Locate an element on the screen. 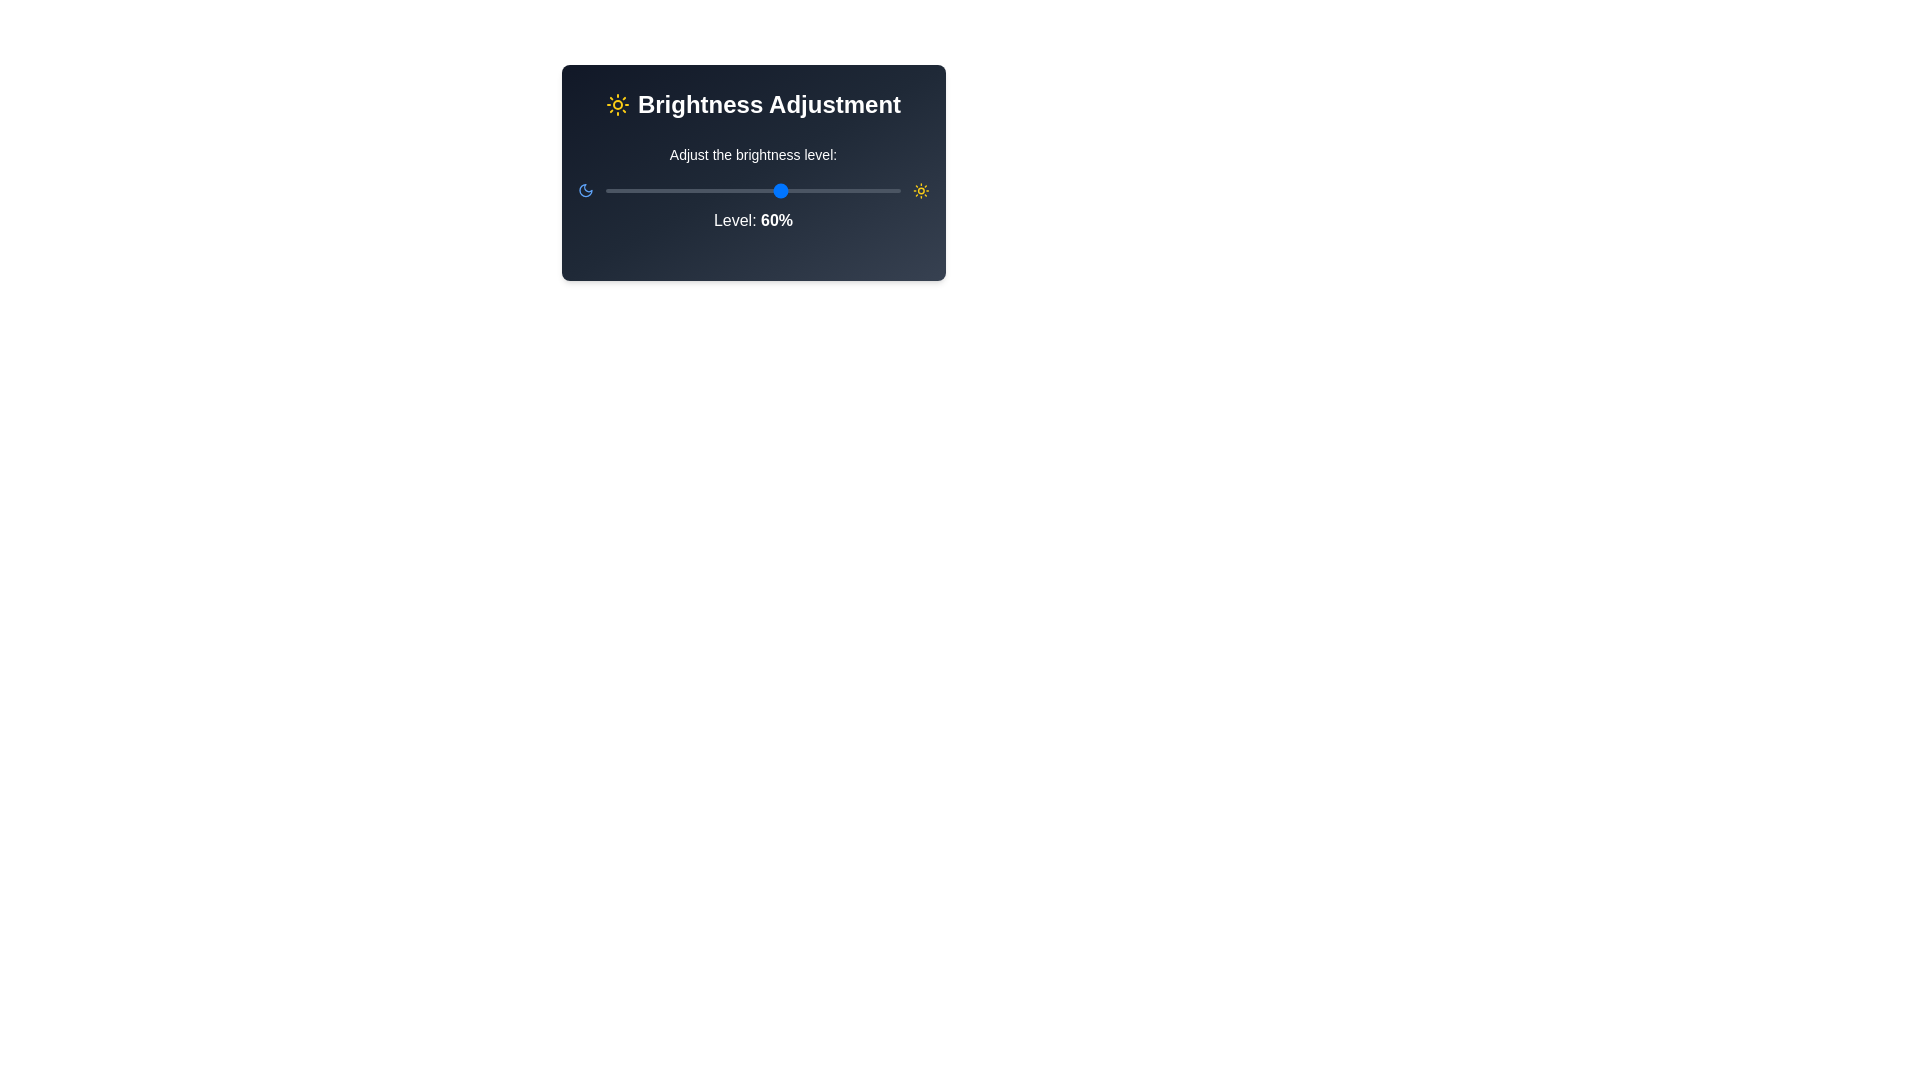 The width and height of the screenshot is (1920, 1080). the brightness level is located at coordinates (641, 191).